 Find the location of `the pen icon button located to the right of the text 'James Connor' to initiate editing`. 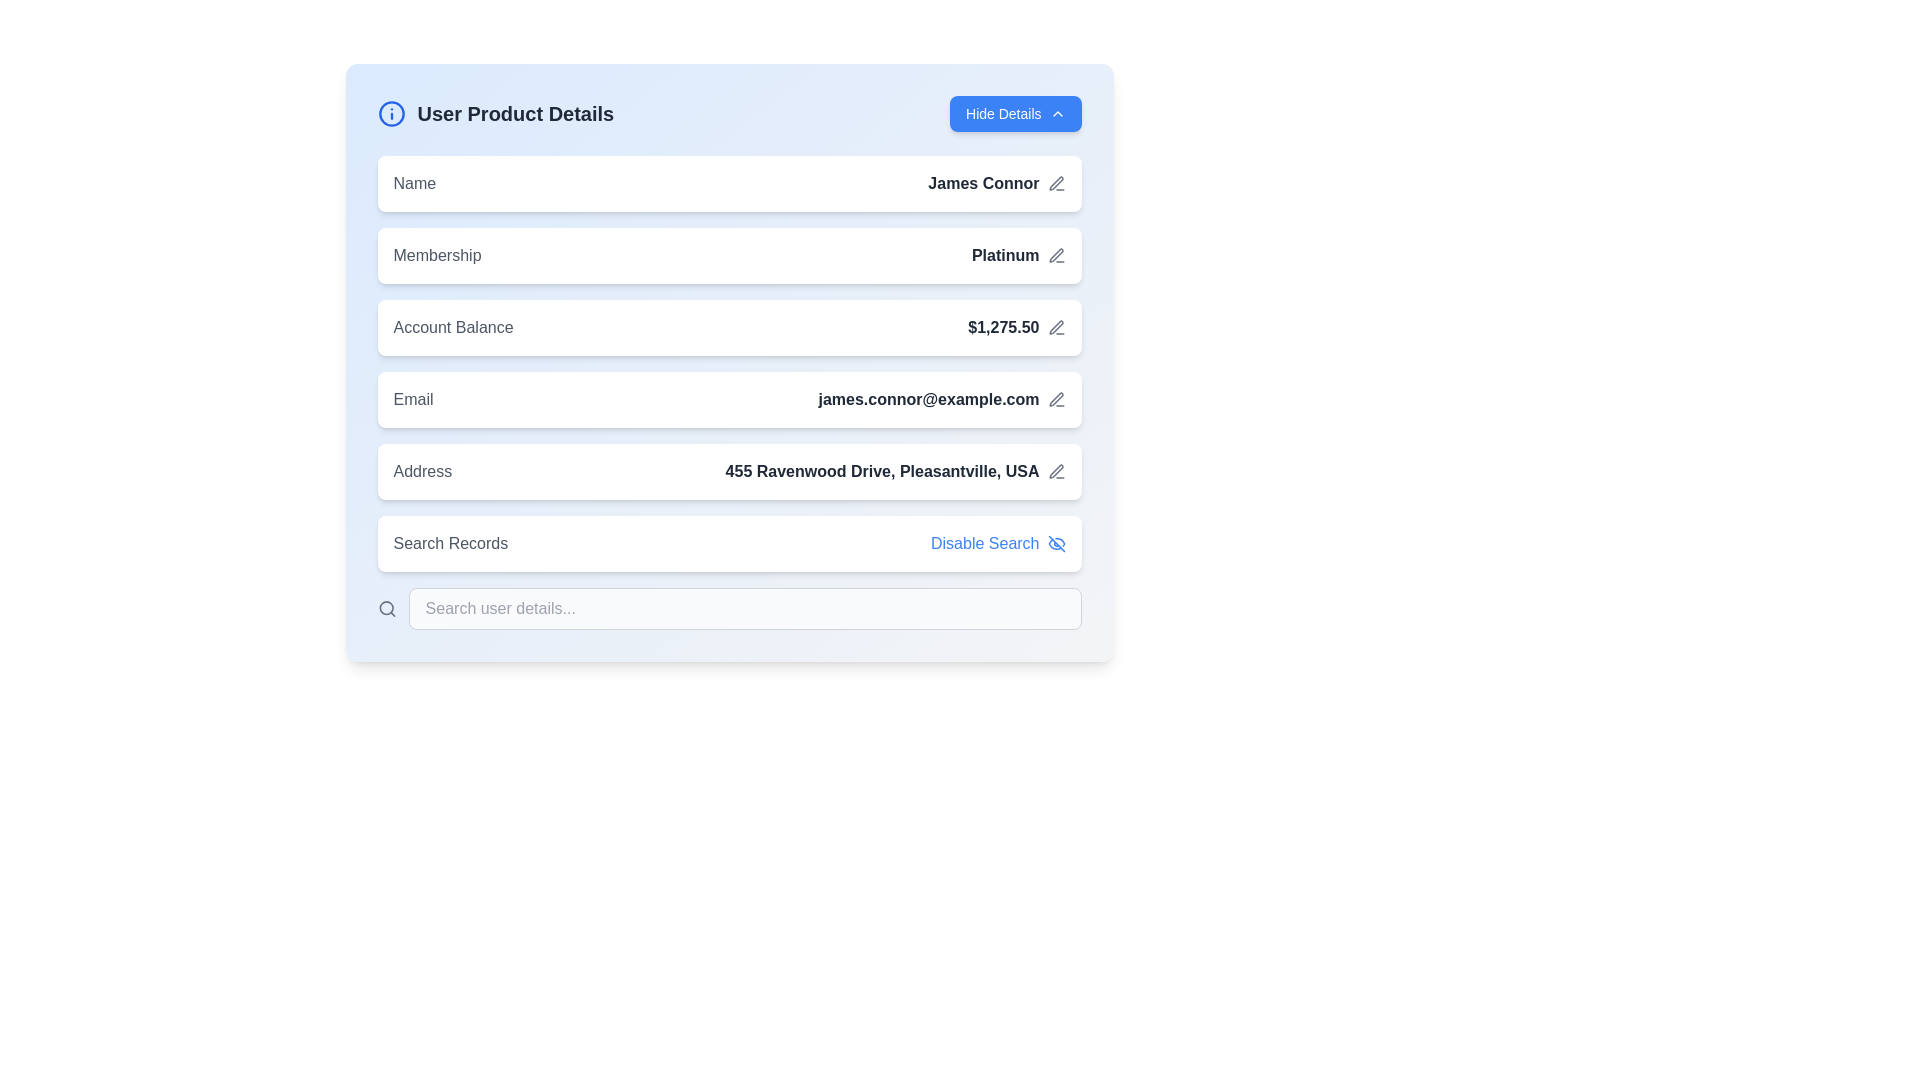

the pen icon button located to the right of the text 'James Connor' to initiate editing is located at coordinates (1055, 184).